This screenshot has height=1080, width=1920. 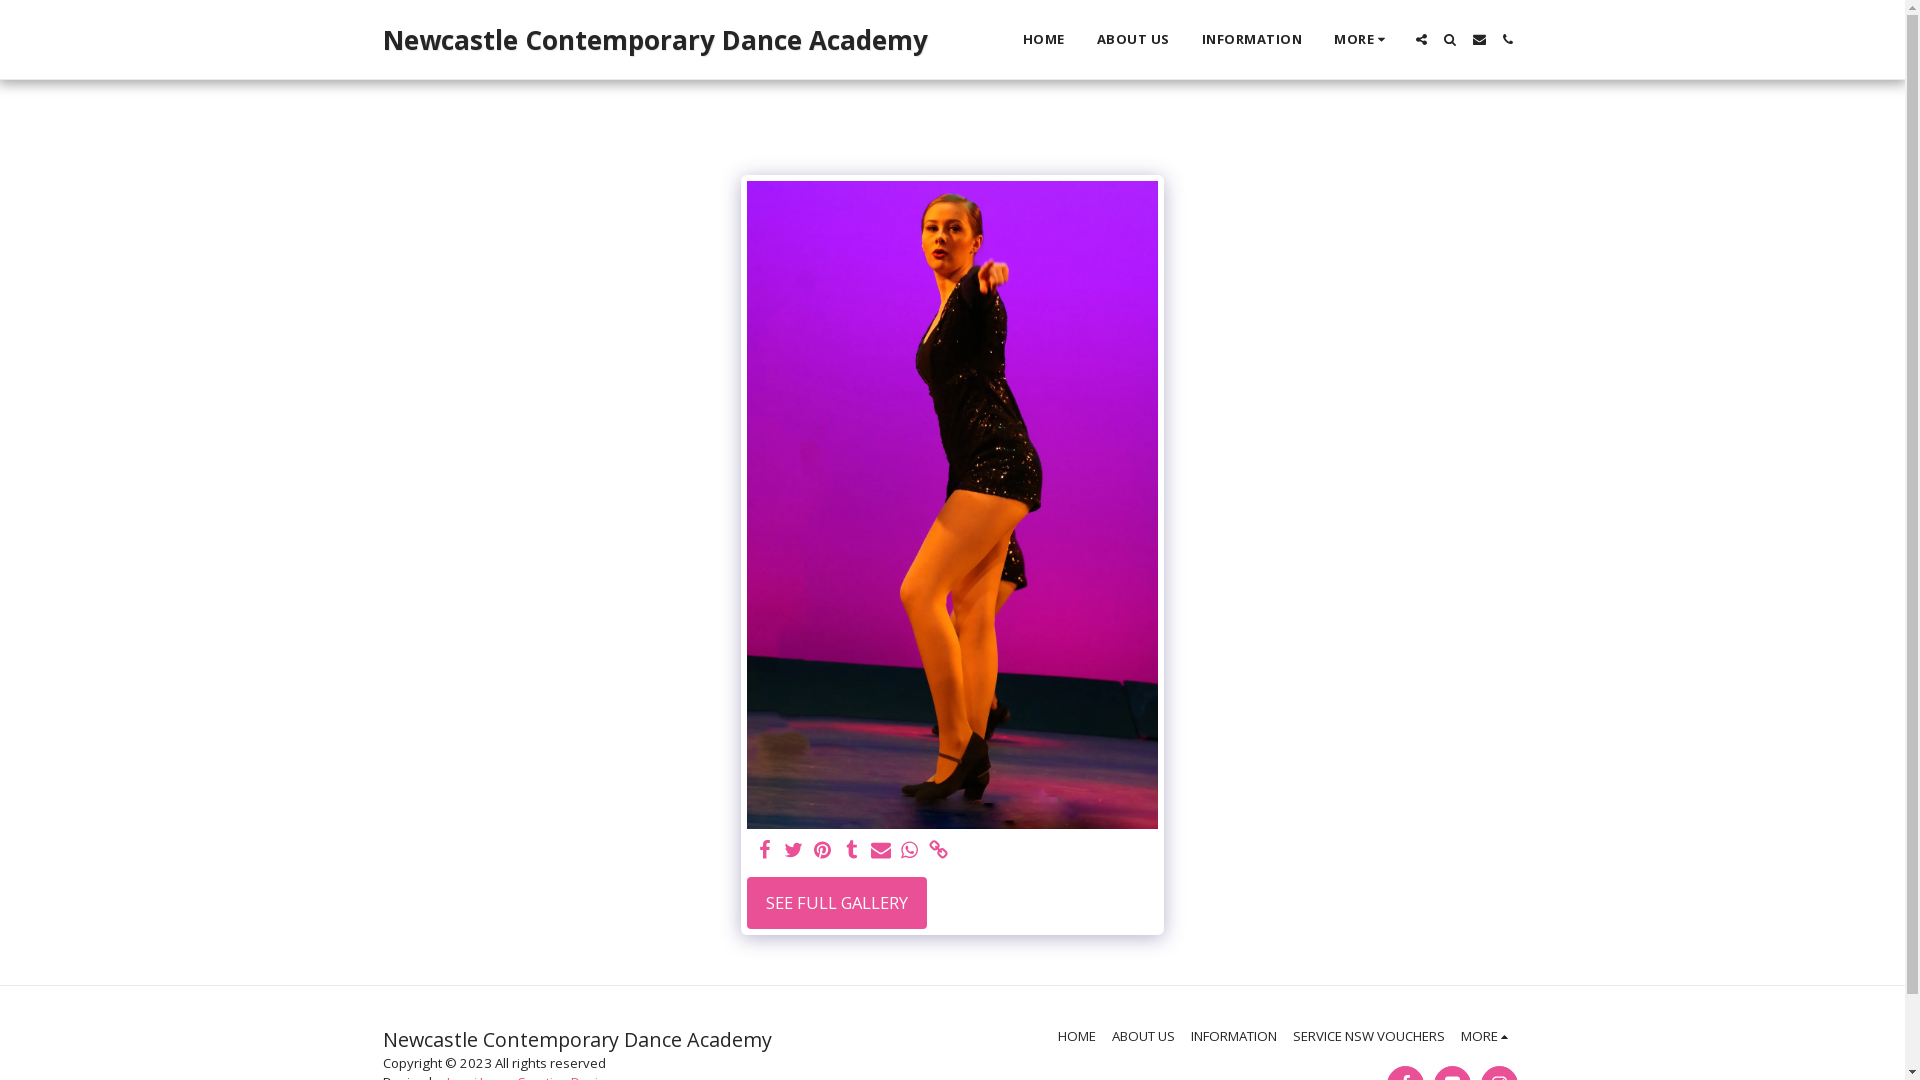 What do you see at coordinates (908, 851) in the screenshot?
I see `'whatsapp'` at bounding box center [908, 851].